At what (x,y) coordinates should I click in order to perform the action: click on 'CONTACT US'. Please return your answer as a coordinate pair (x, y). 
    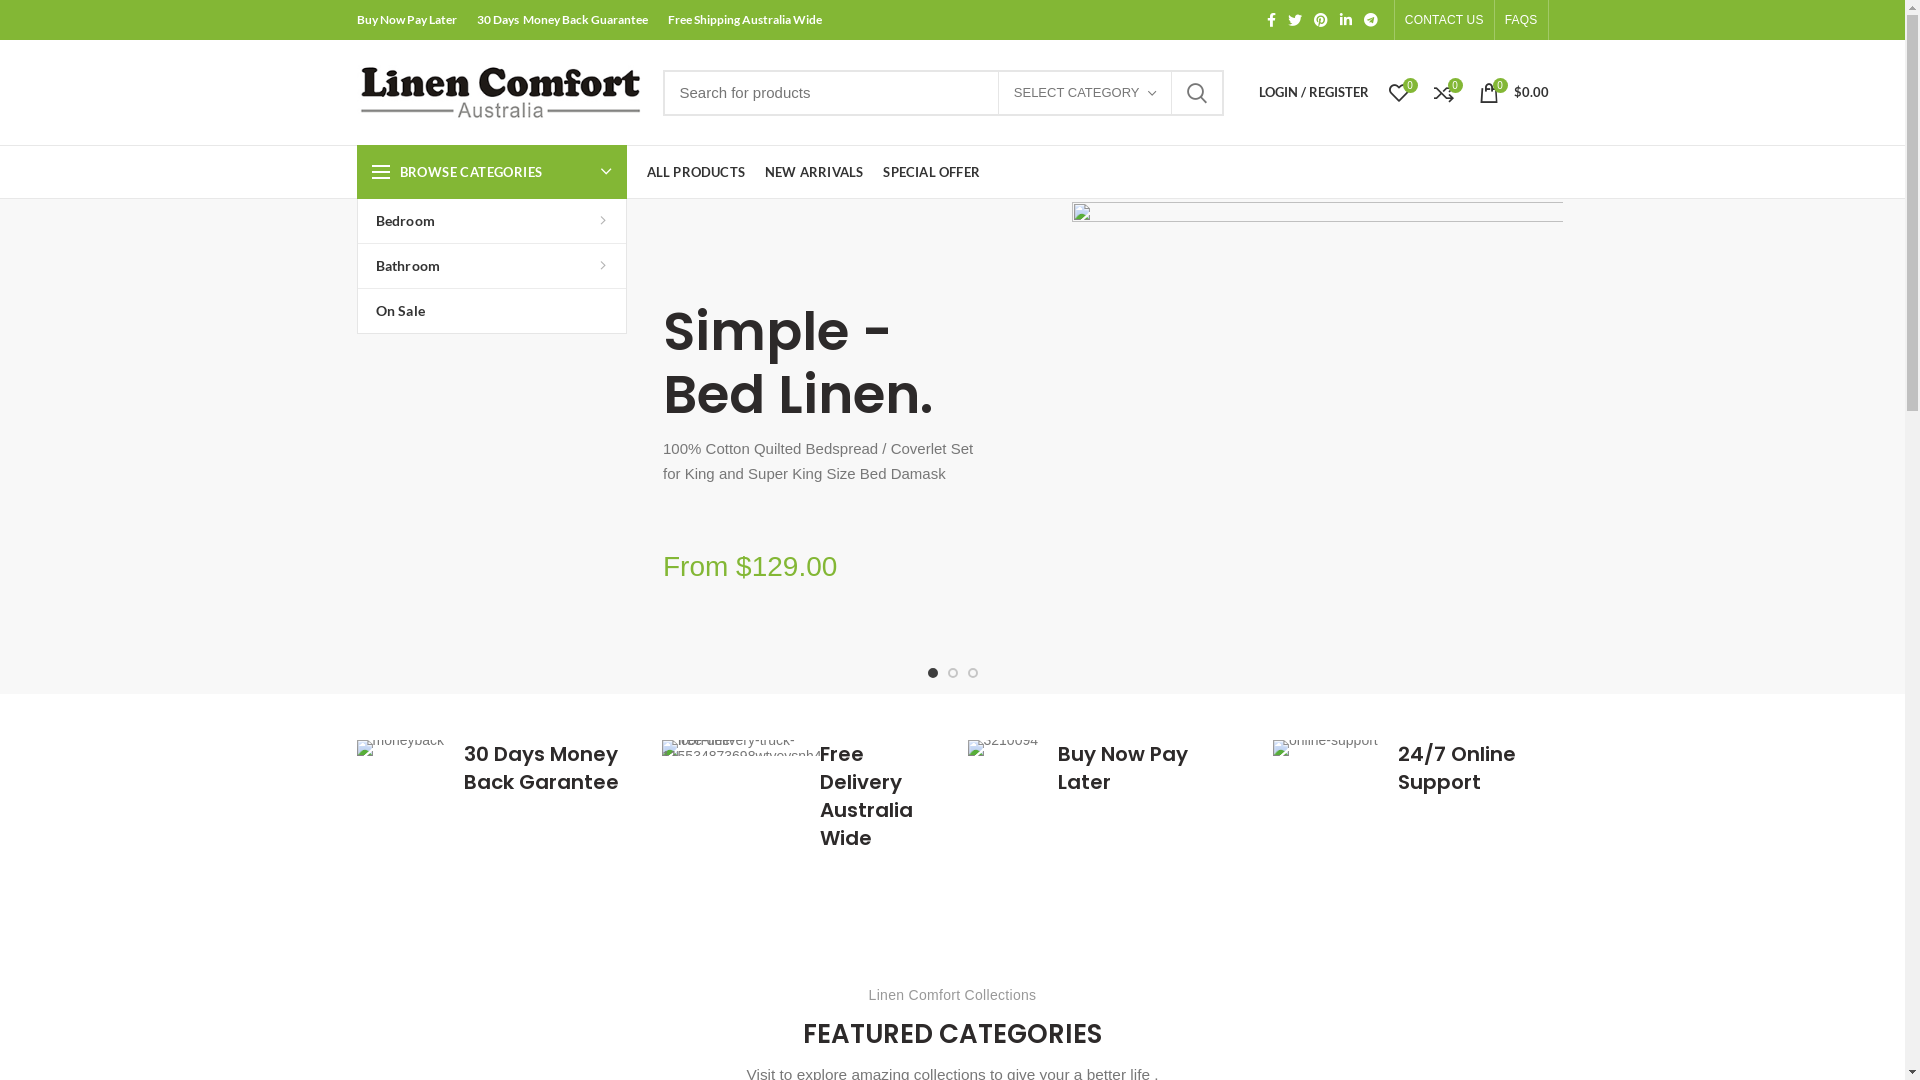
    Looking at the image, I should click on (1444, 19).